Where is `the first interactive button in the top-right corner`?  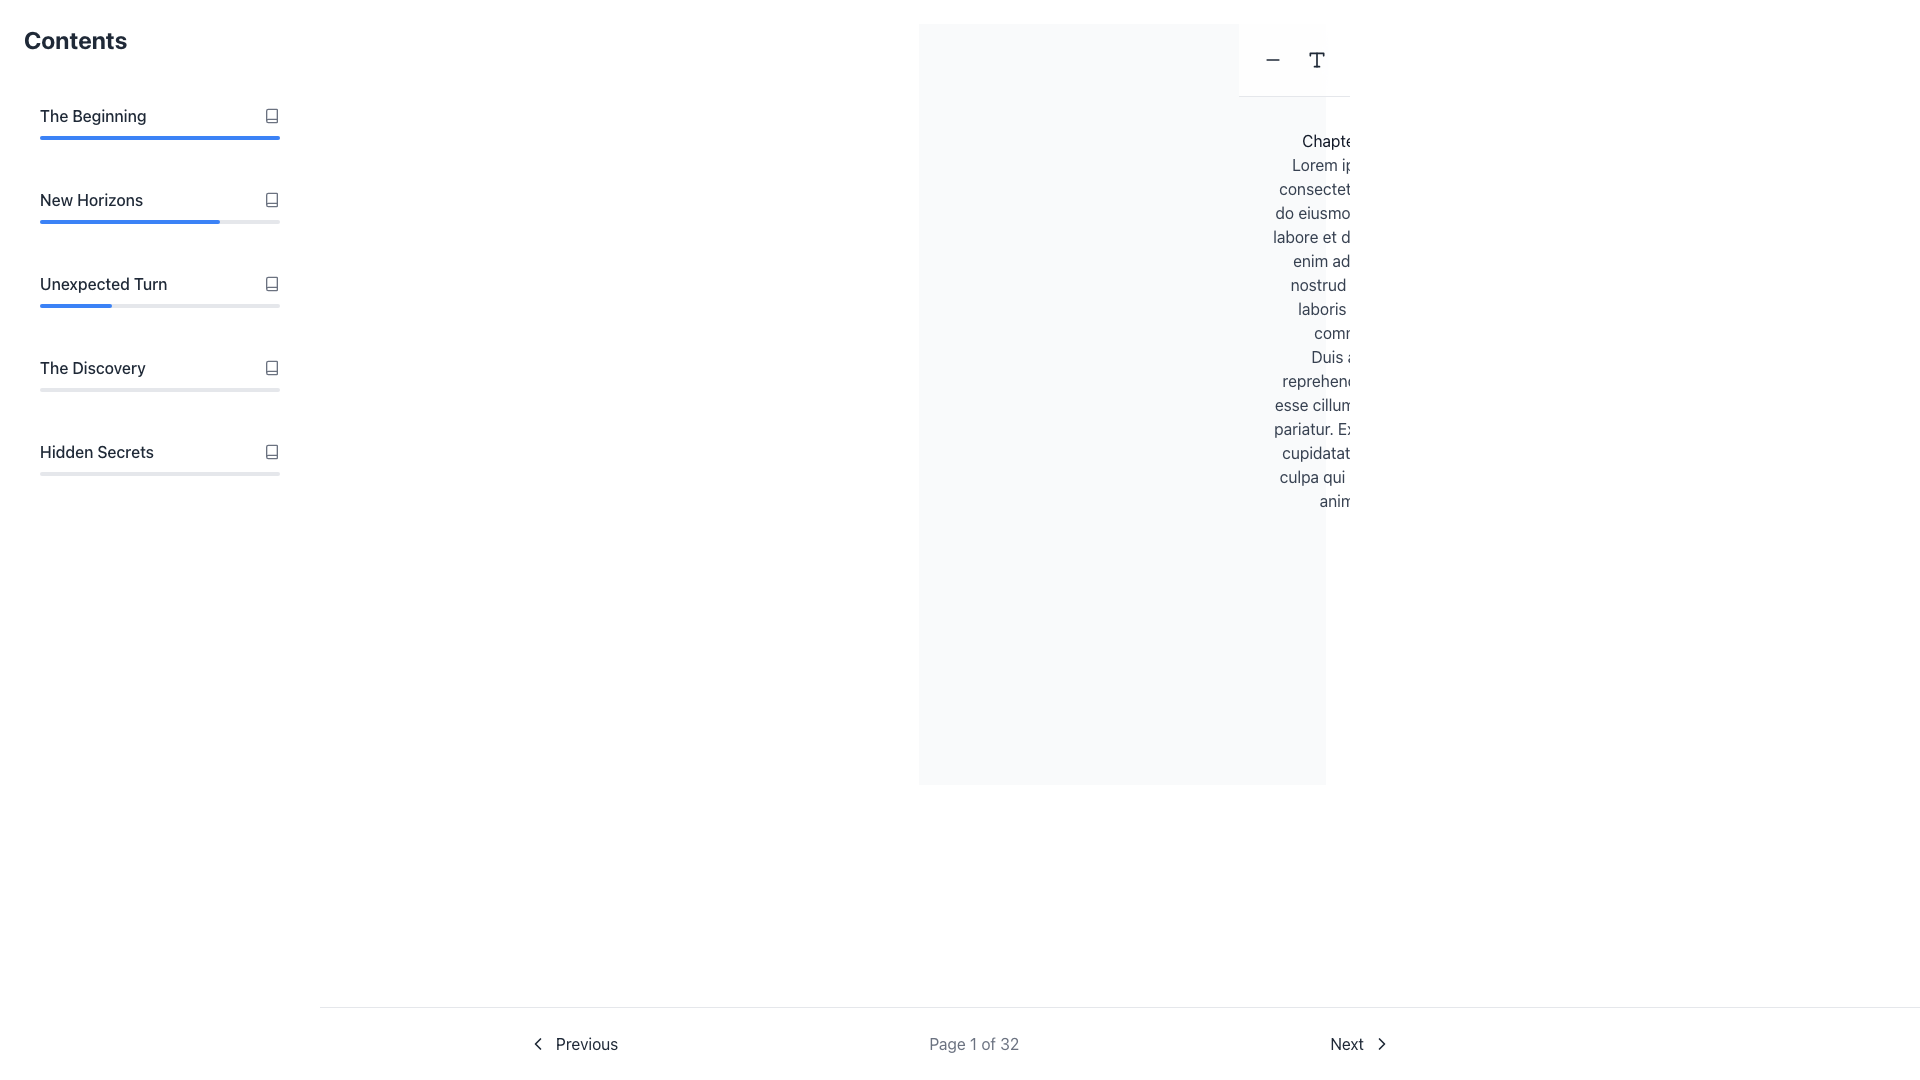 the first interactive button in the top-right corner is located at coordinates (1397, 59).